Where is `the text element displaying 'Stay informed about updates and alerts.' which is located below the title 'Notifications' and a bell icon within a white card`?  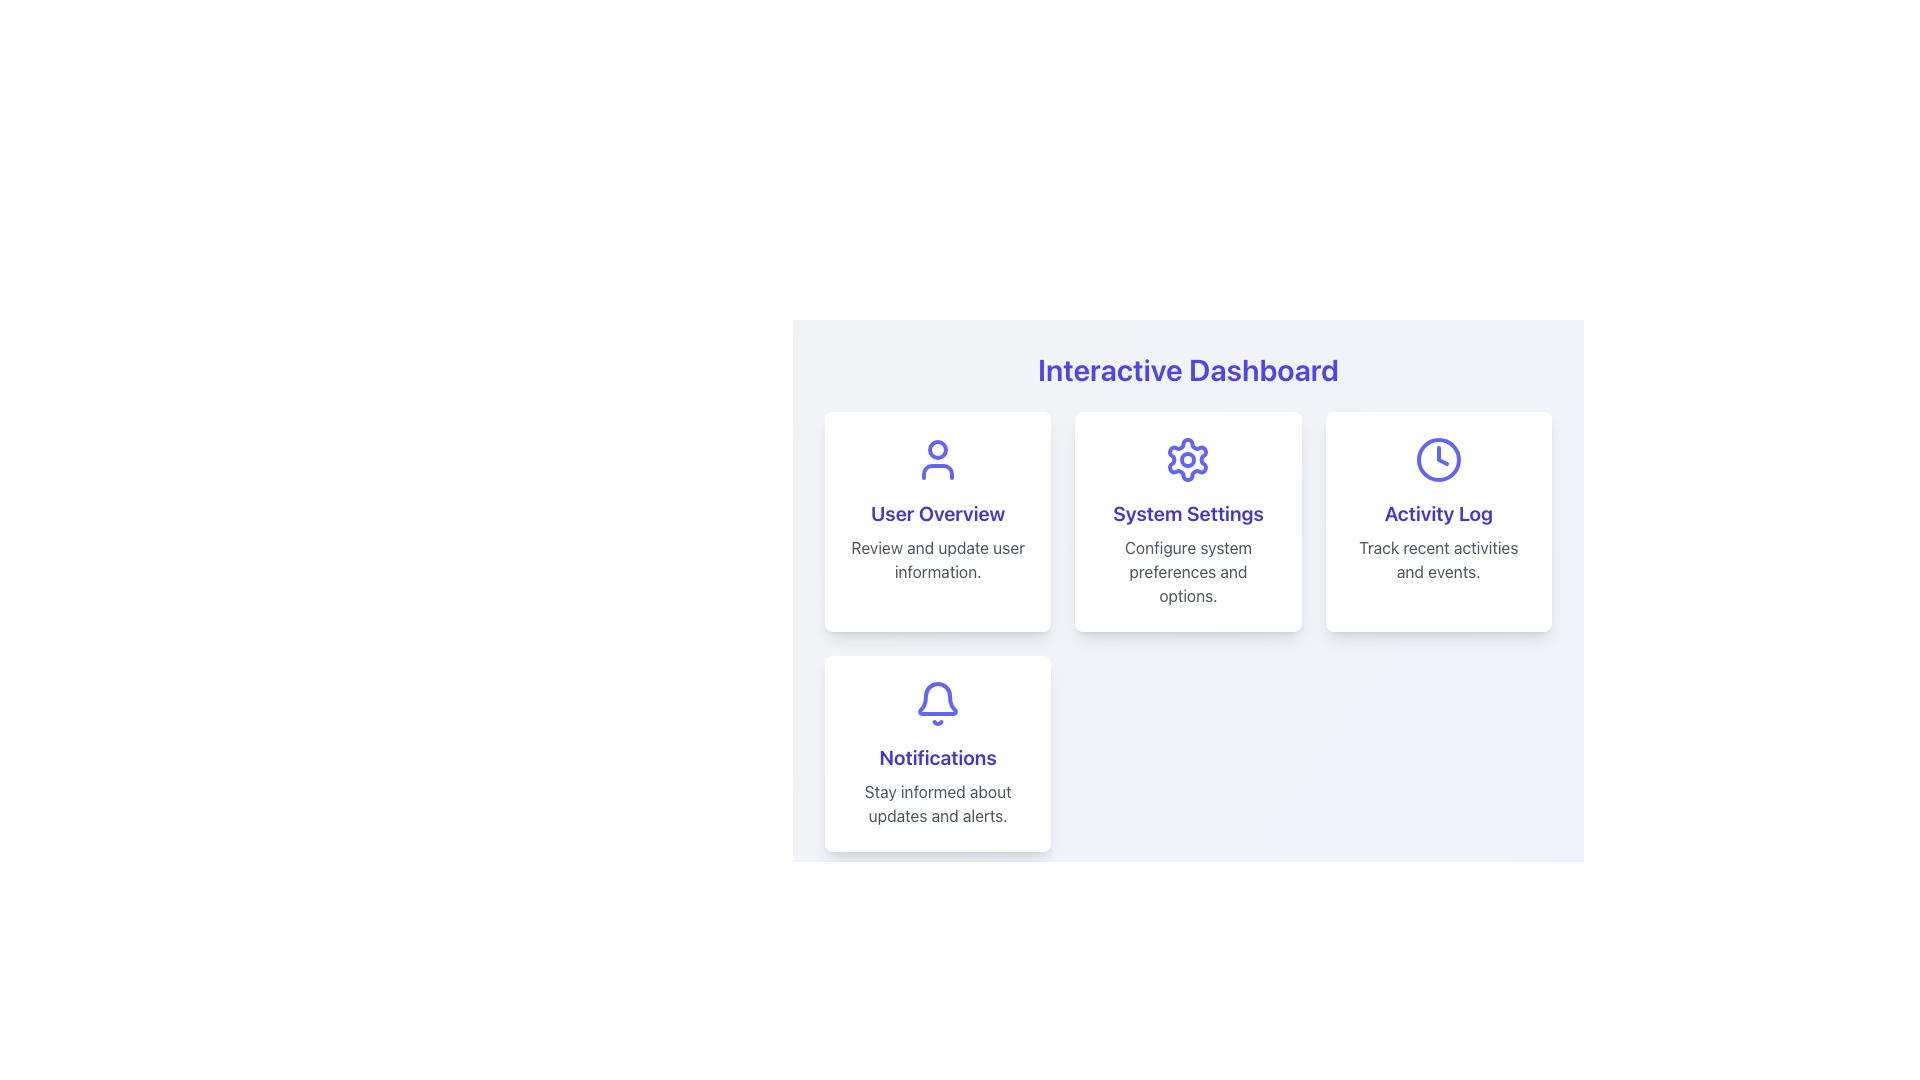
the text element displaying 'Stay informed about updates and alerts.' which is located below the title 'Notifications' and a bell icon within a white card is located at coordinates (937, 802).